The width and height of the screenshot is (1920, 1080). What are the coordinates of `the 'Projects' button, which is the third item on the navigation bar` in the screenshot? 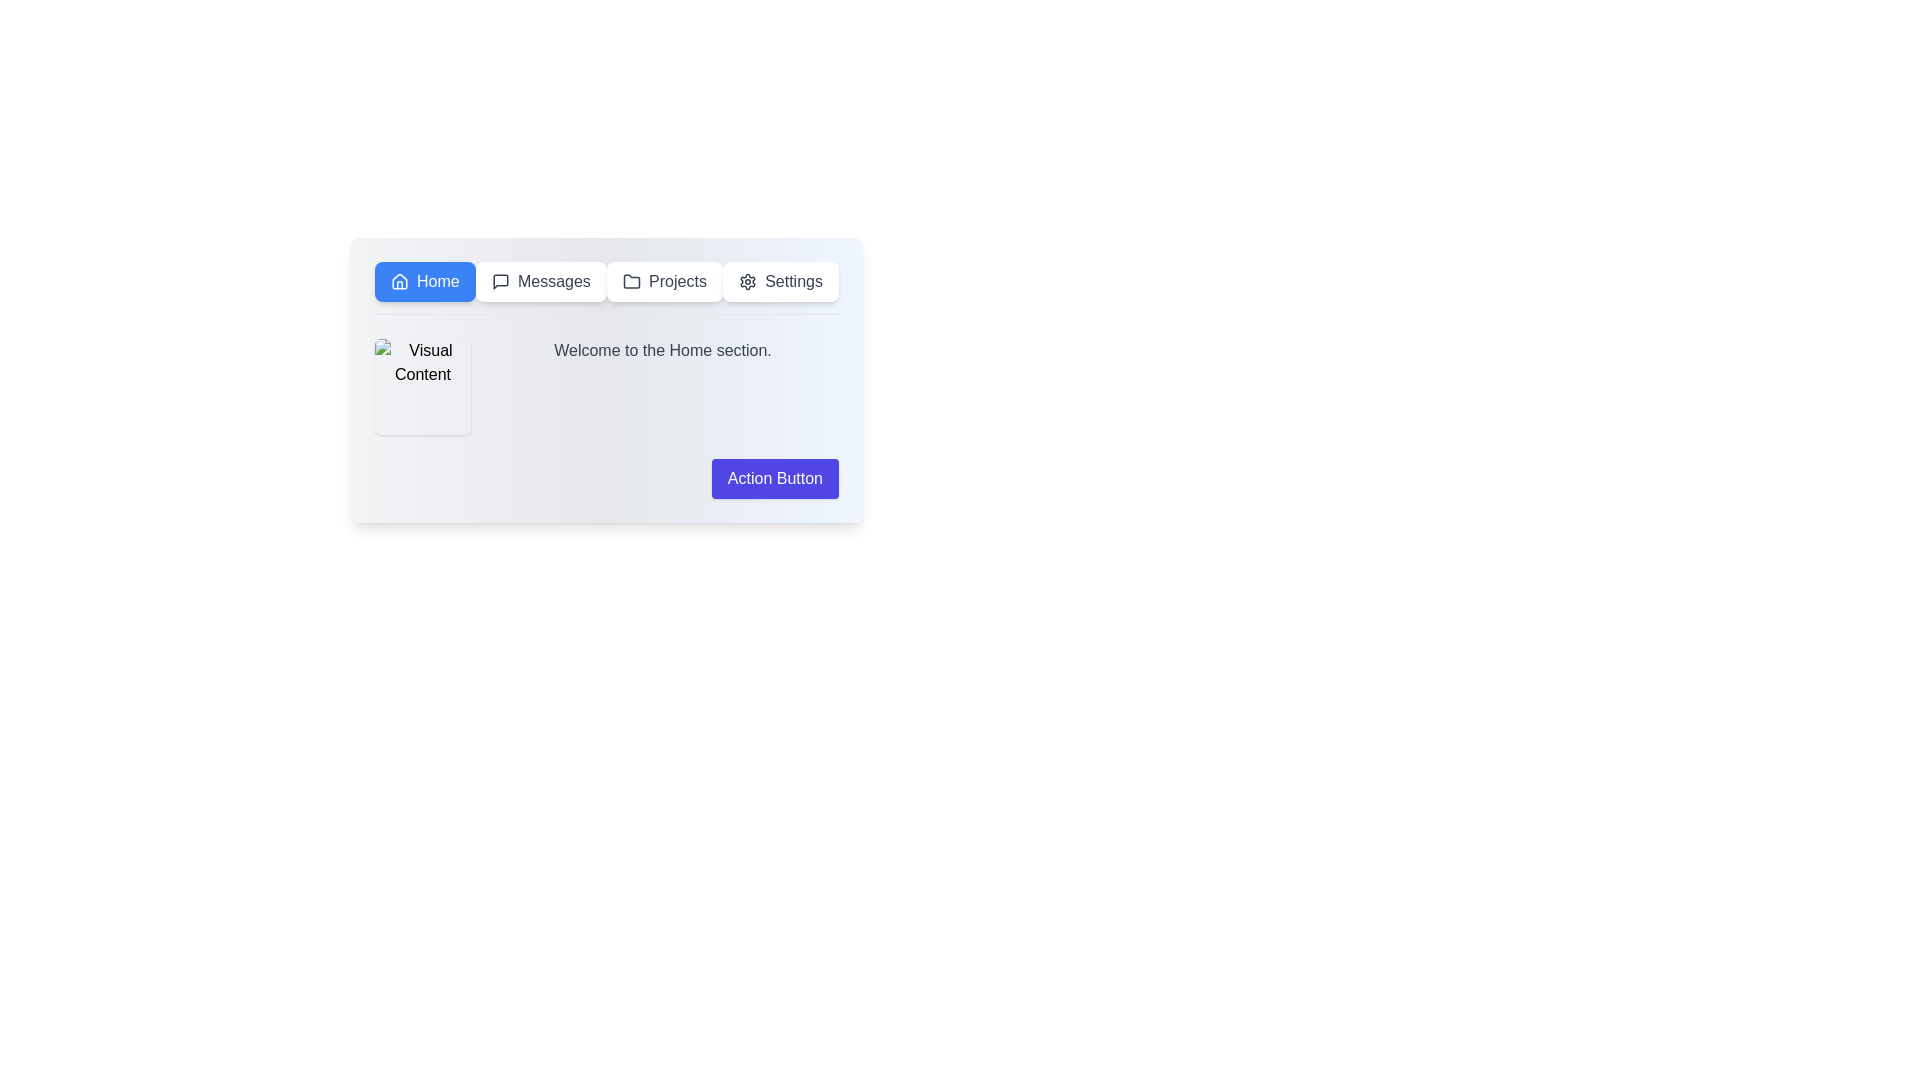 It's located at (665, 281).